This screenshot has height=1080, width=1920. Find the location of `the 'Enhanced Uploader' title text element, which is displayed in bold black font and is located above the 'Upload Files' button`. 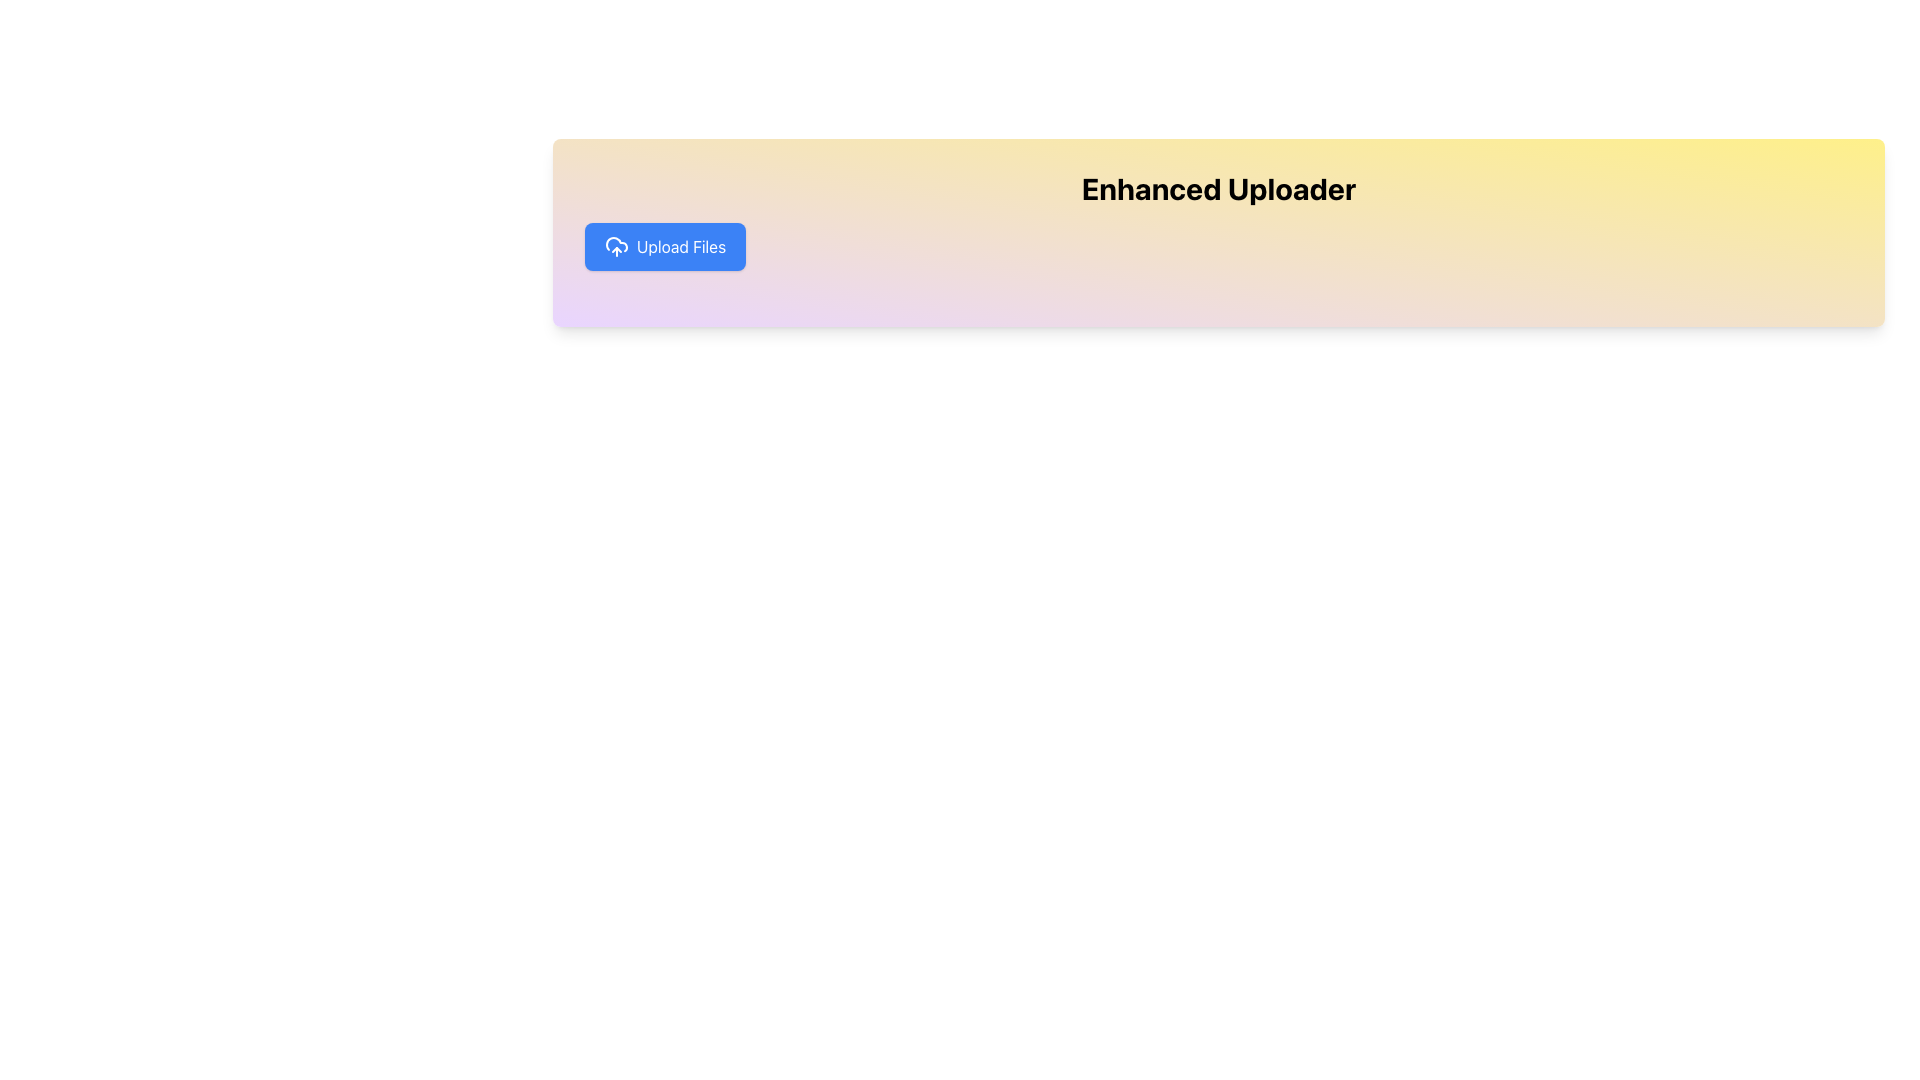

the 'Enhanced Uploader' title text element, which is displayed in bold black font and is located above the 'Upload Files' button is located at coordinates (1218, 189).